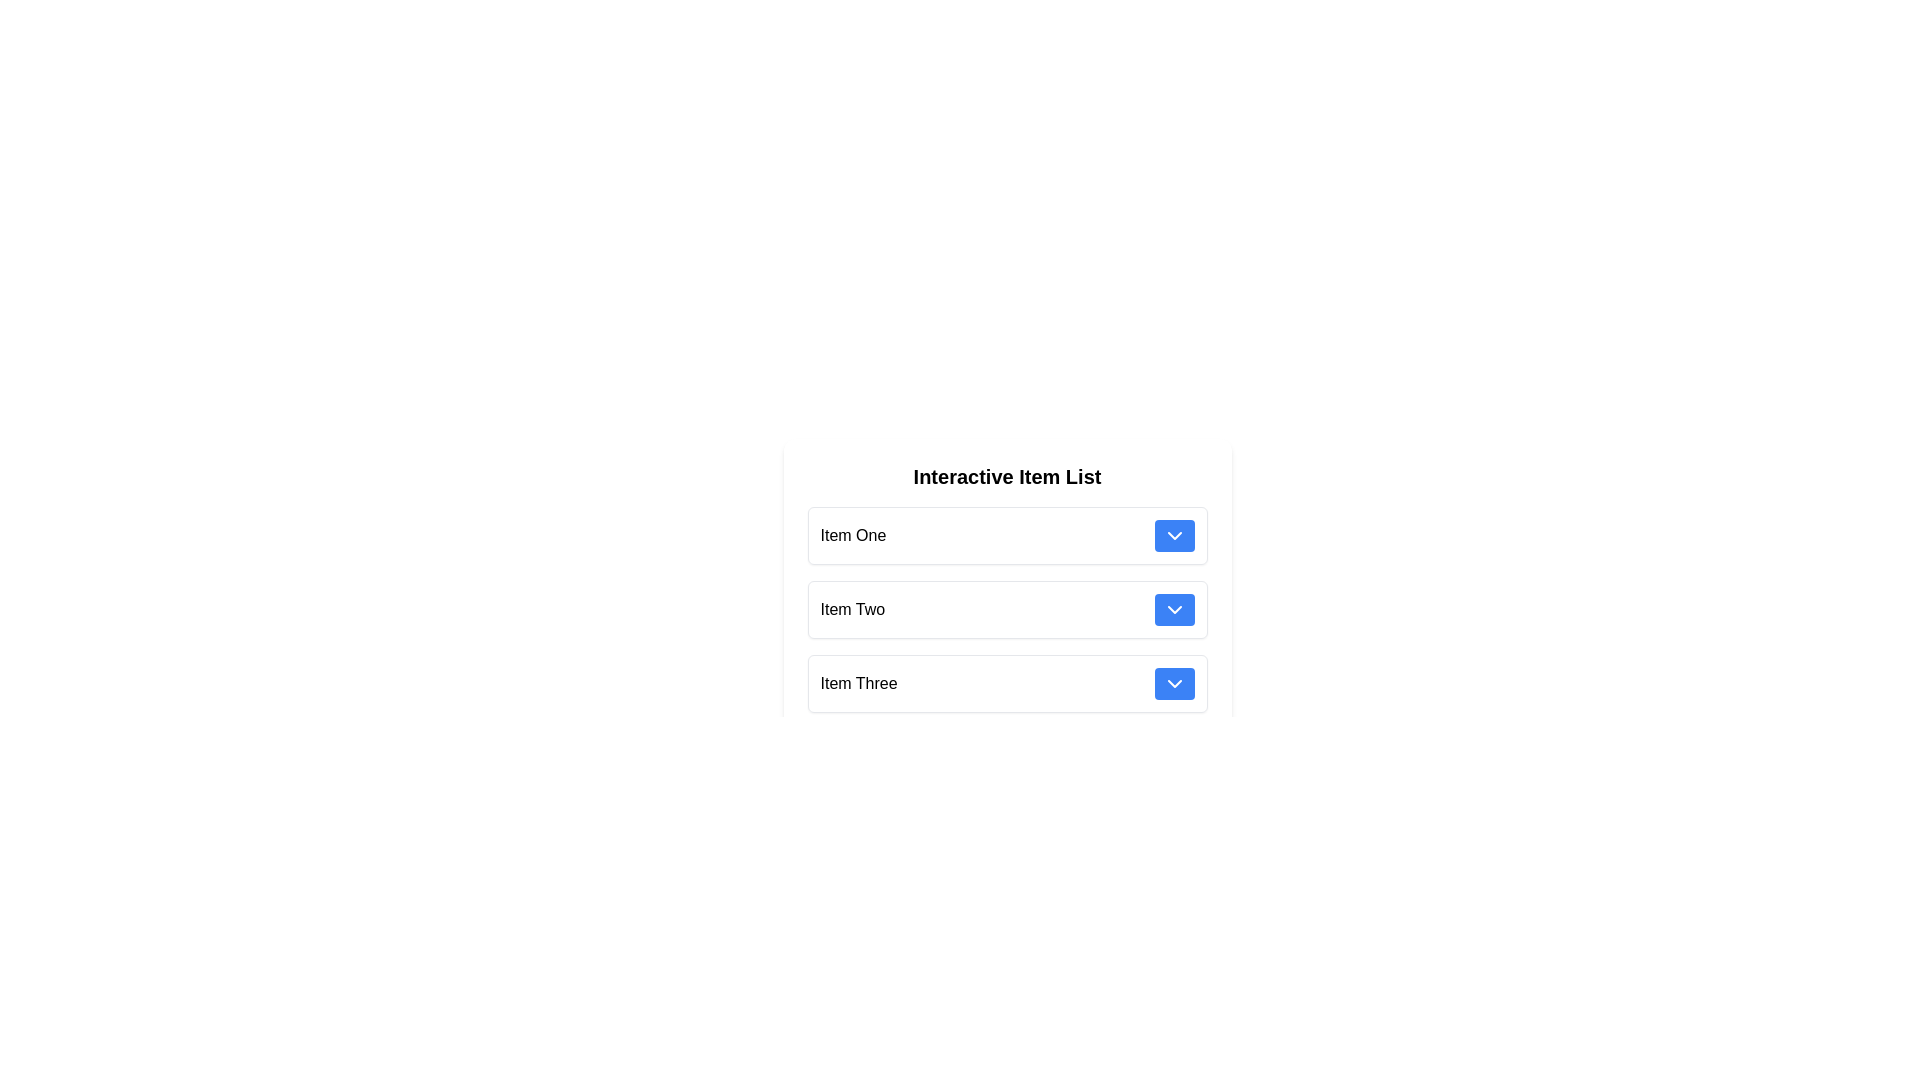  What do you see at coordinates (1007, 477) in the screenshot?
I see `the centered bold text heading 'Interactive Item List' which serves as a title for the items below it` at bounding box center [1007, 477].